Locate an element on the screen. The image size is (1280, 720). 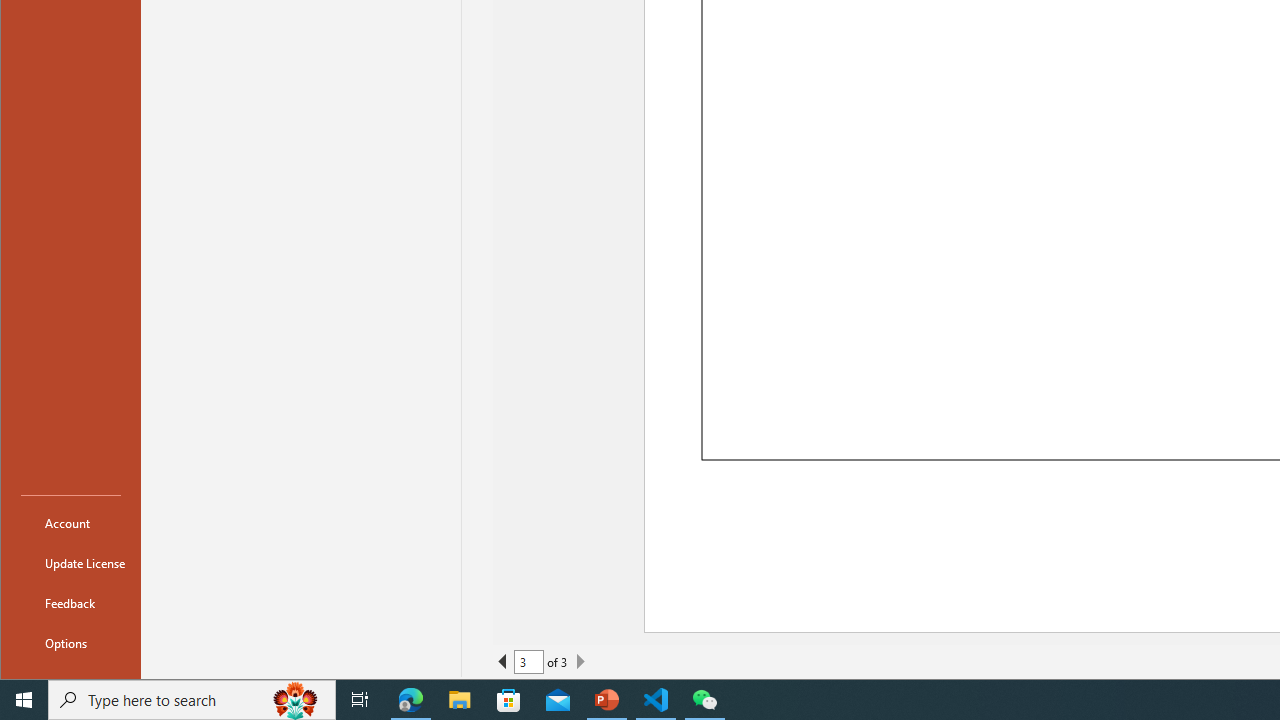
'Start' is located at coordinates (24, 698).